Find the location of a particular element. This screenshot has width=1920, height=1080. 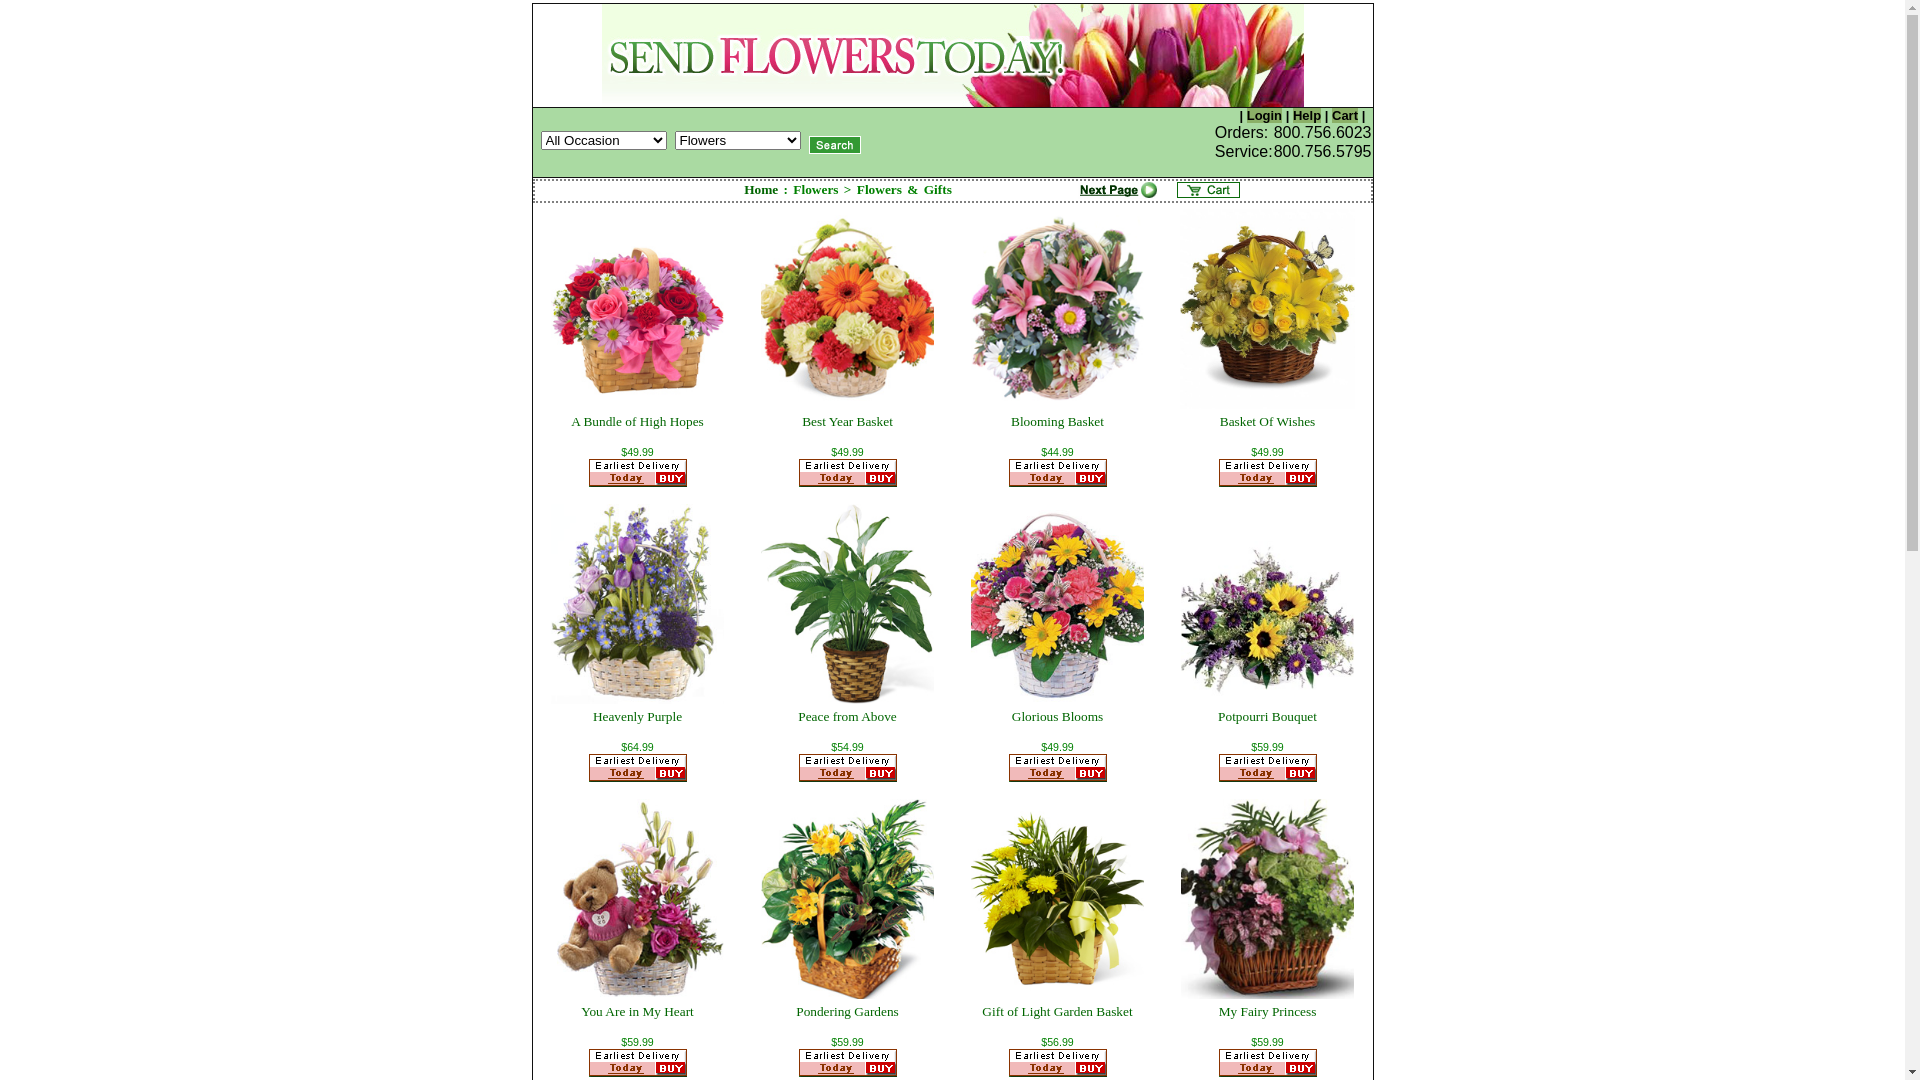

'Pondering Gardens' is located at coordinates (847, 1011).